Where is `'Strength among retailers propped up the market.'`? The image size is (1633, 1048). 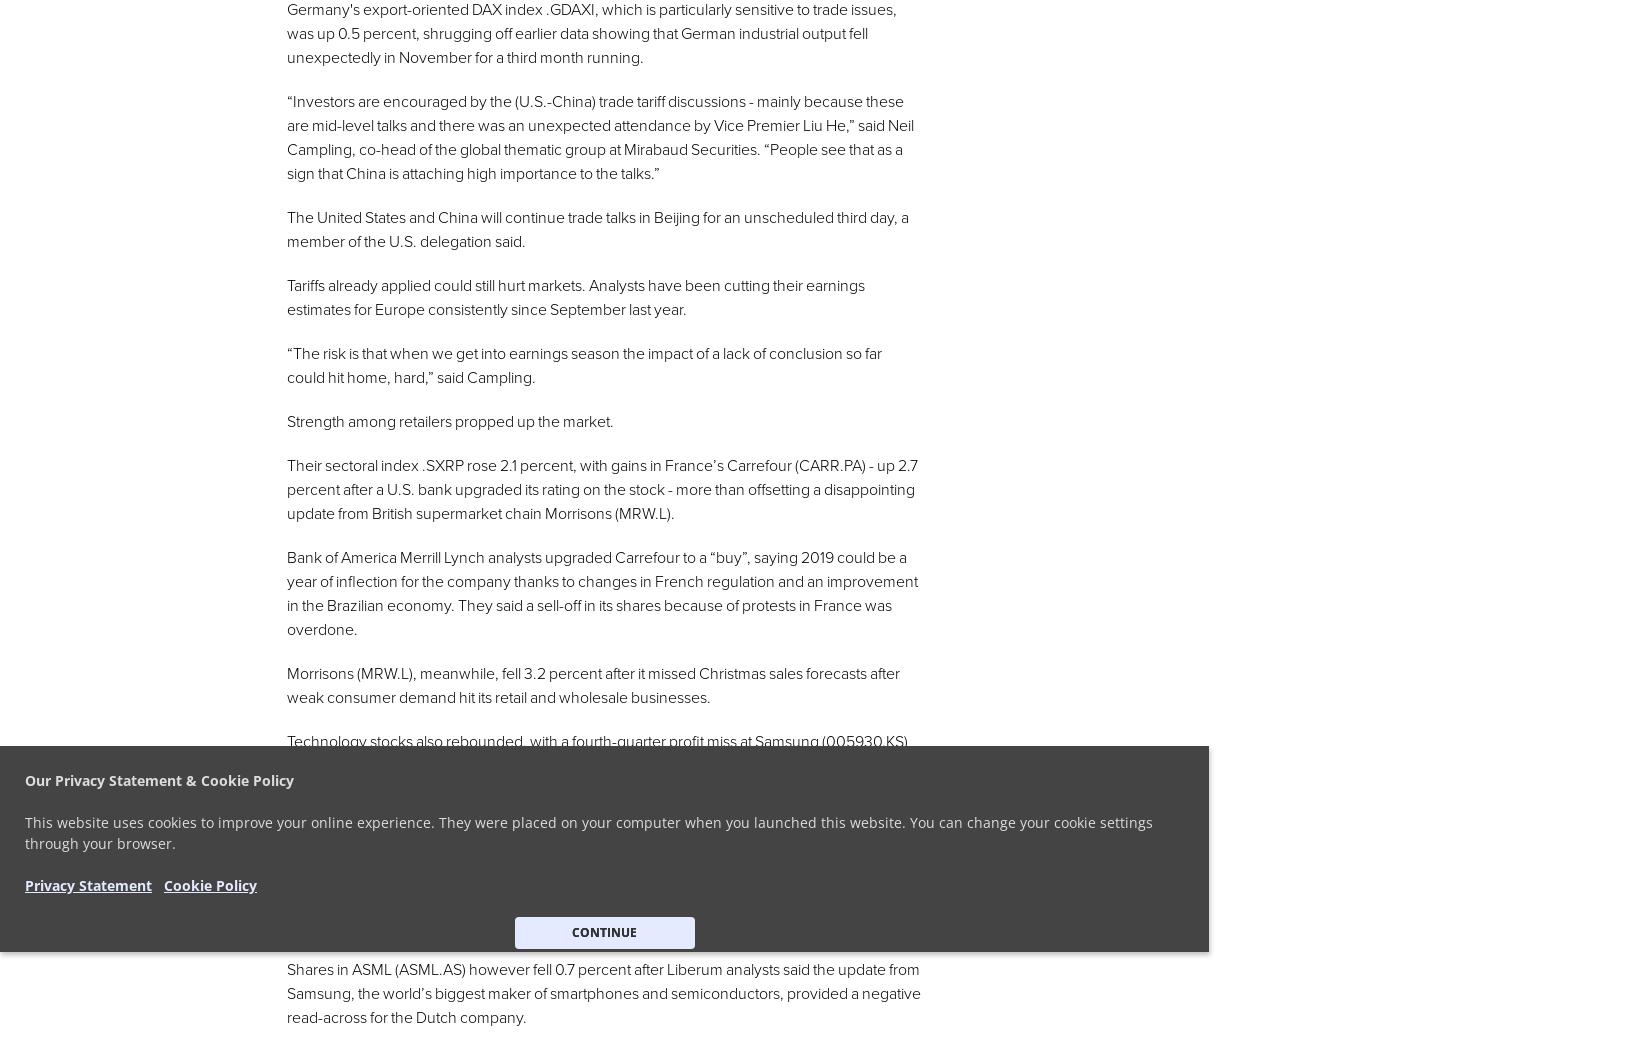
'Strength among retailers propped up the market.' is located at coordinates (449, 422).